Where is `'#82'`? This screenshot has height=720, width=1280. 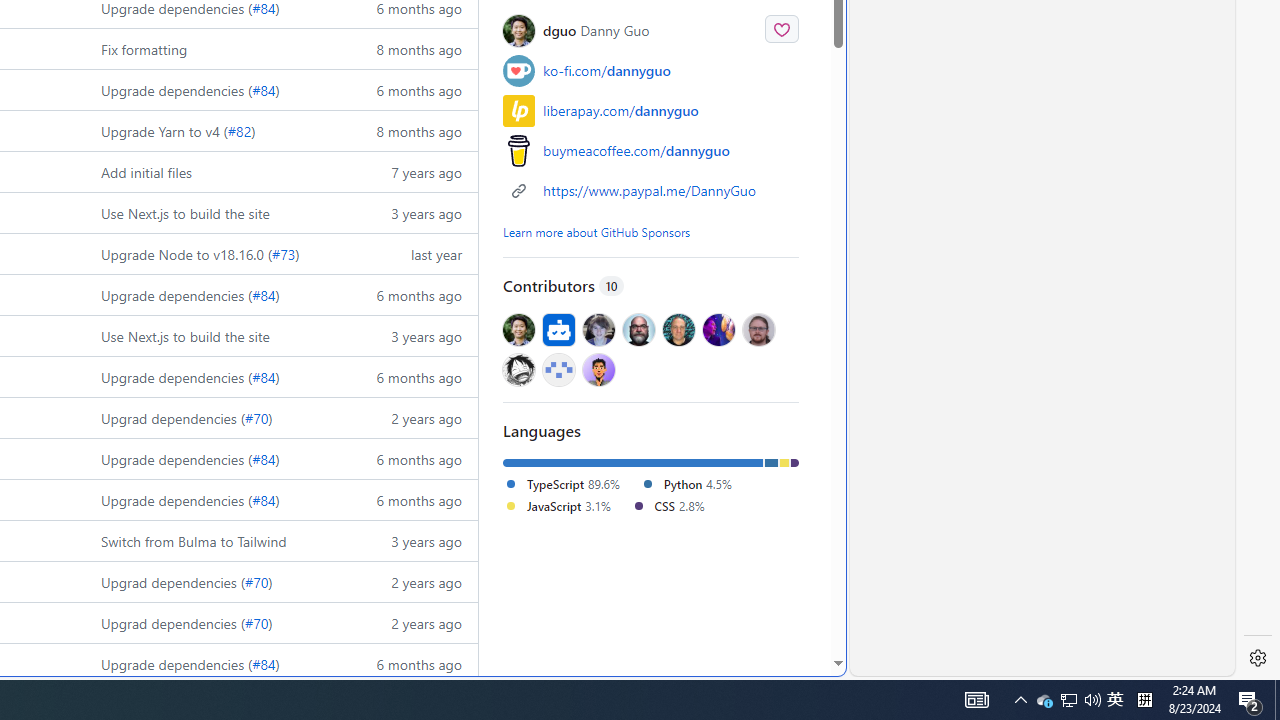 '#82' is located at coordinates (239, 131).